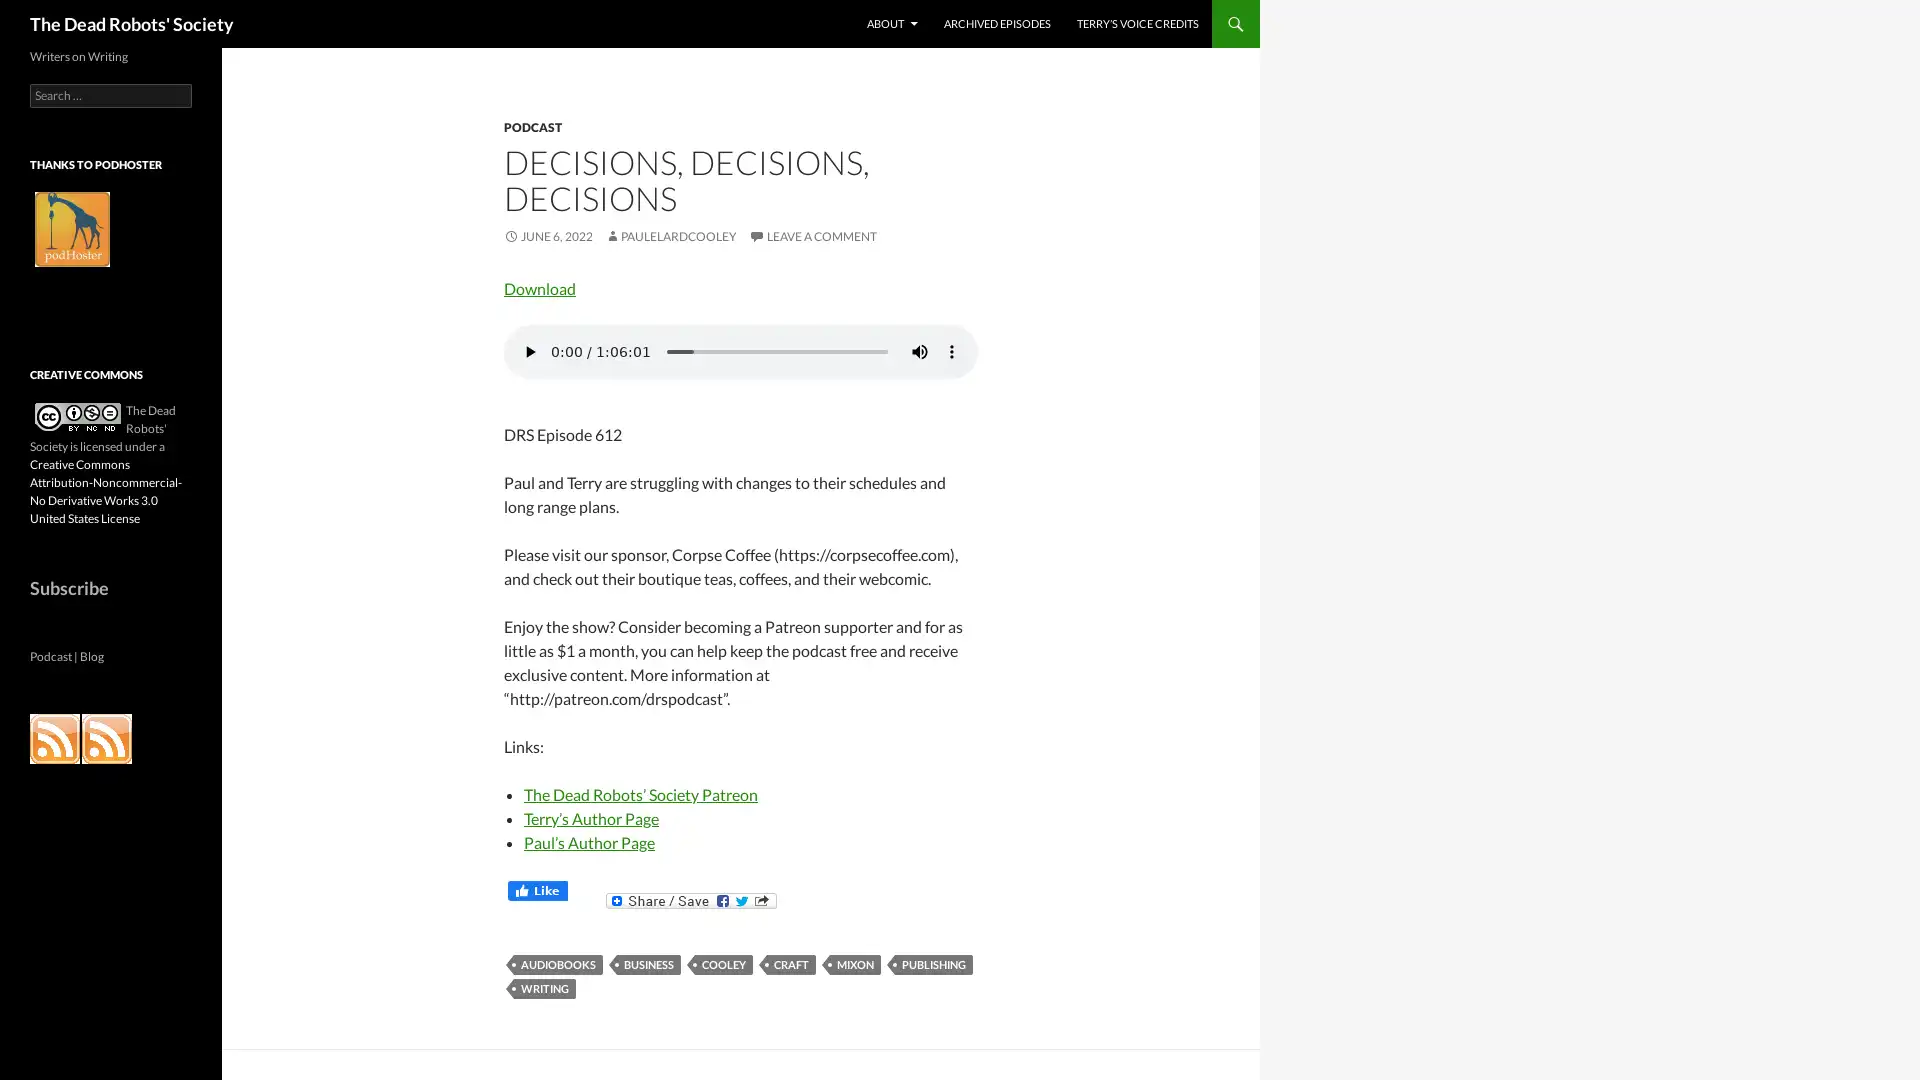  I want to click on play, so click(529, 350).